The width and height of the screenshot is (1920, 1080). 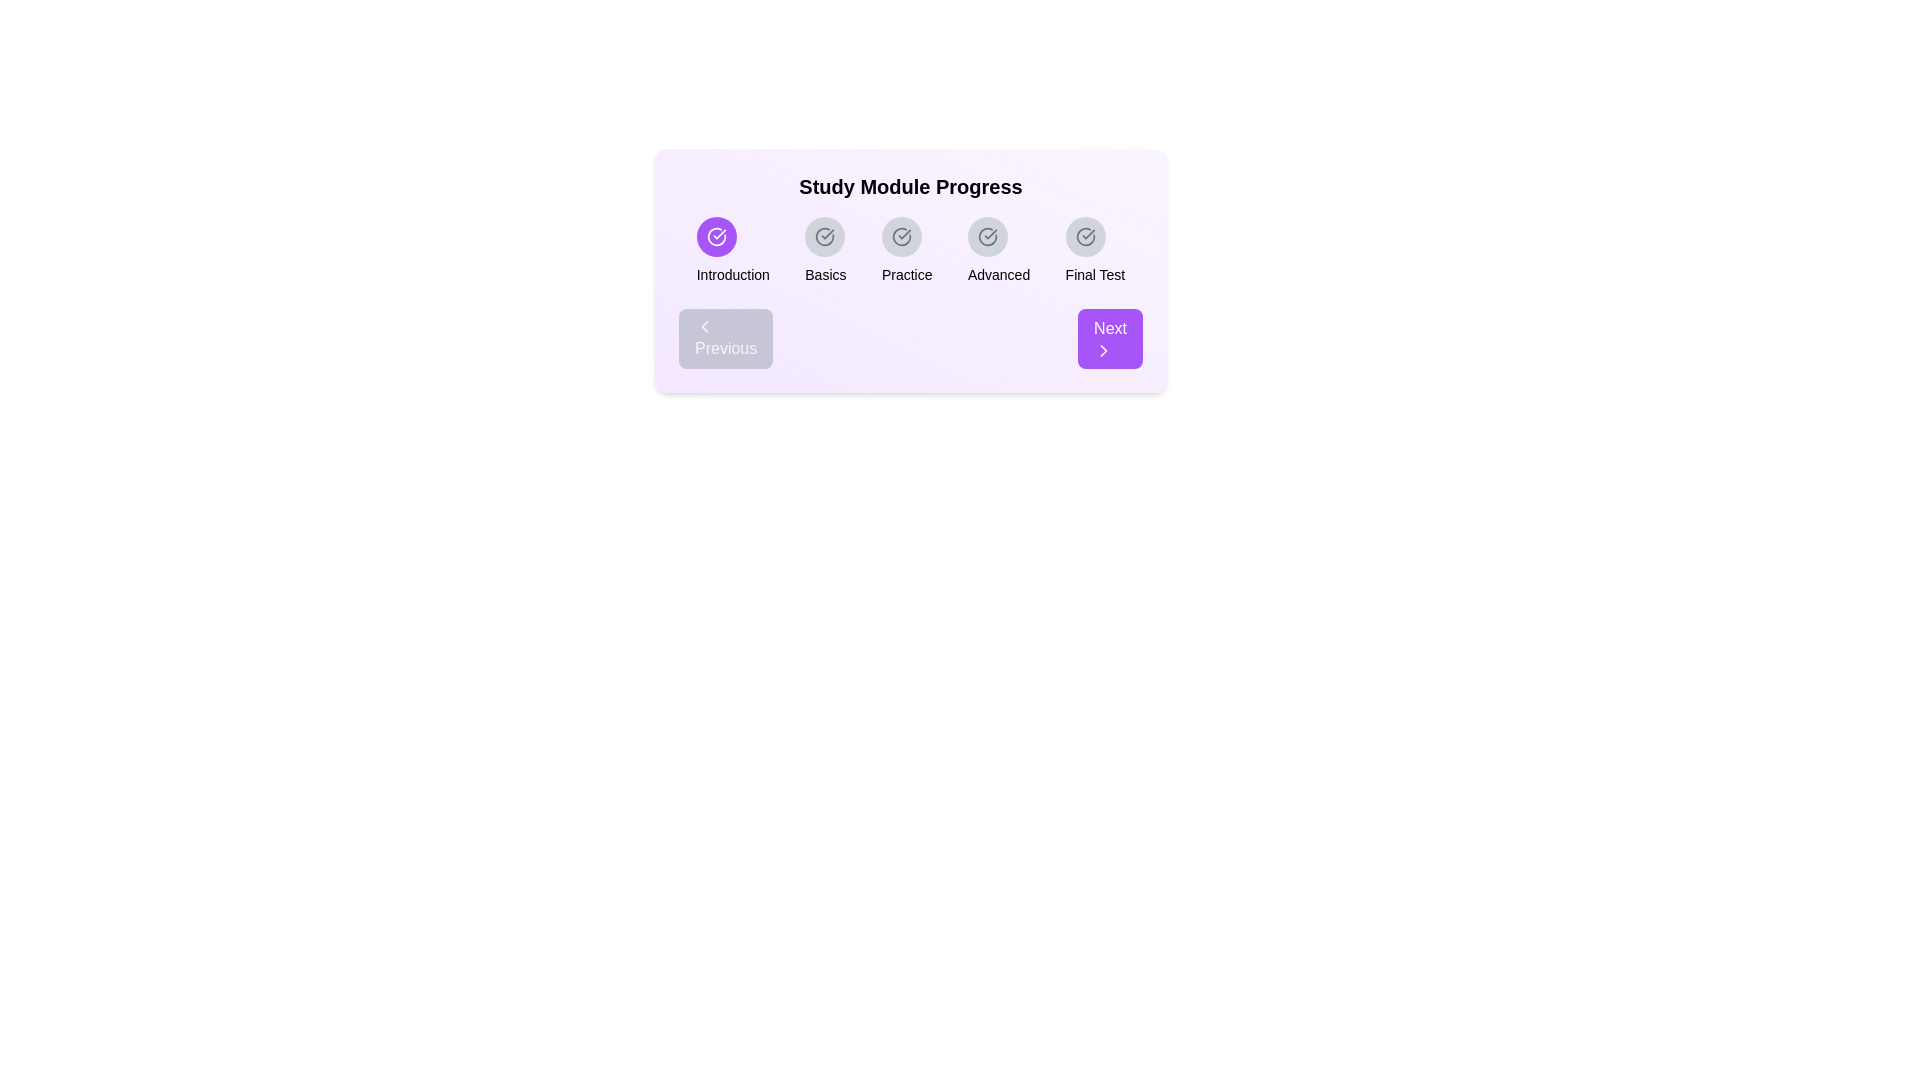 What do you see at coordinates (998, 249) in the screenshot?
I see `the 'Advanced' module icon` at bounding box center [998, 249].